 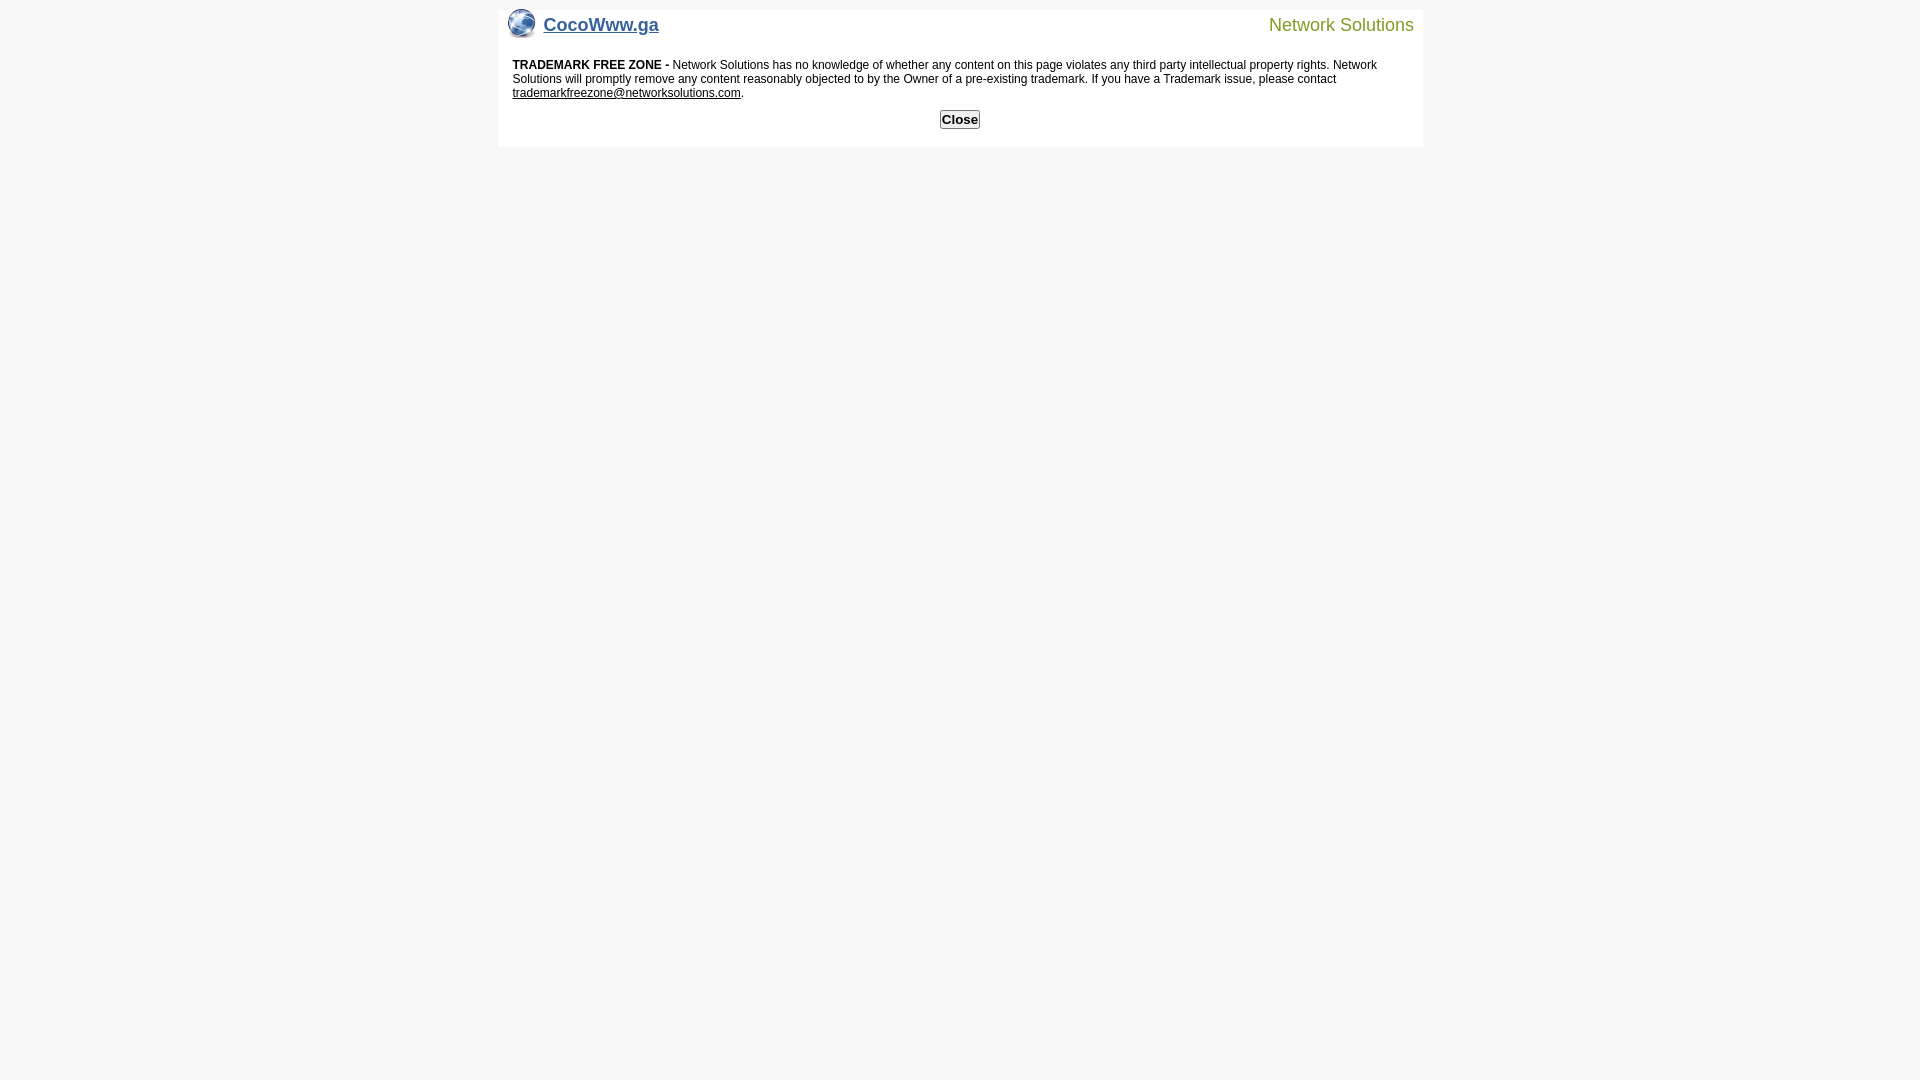 I want to click on 'Close', so click(x=960, y=119).